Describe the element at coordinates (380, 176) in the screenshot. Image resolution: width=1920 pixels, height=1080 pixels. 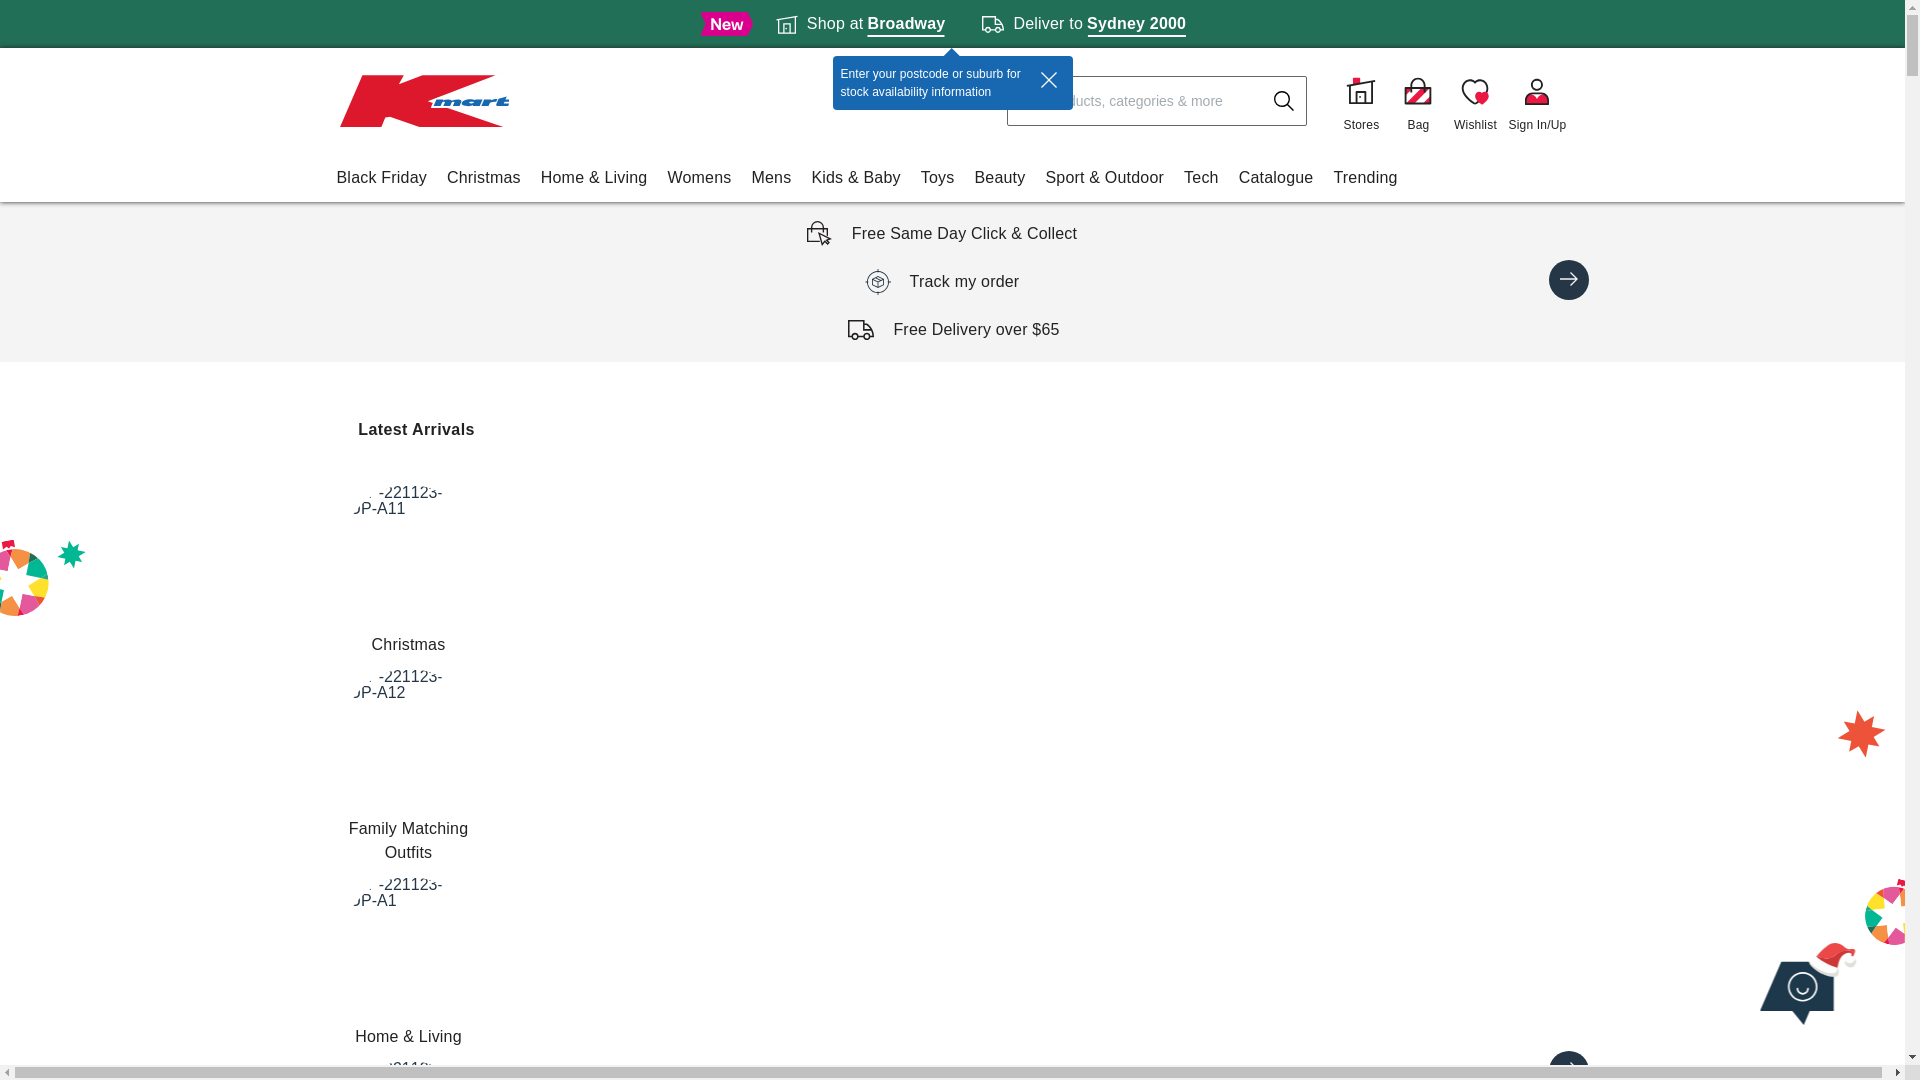
I see `'Black Friday'` at that location.